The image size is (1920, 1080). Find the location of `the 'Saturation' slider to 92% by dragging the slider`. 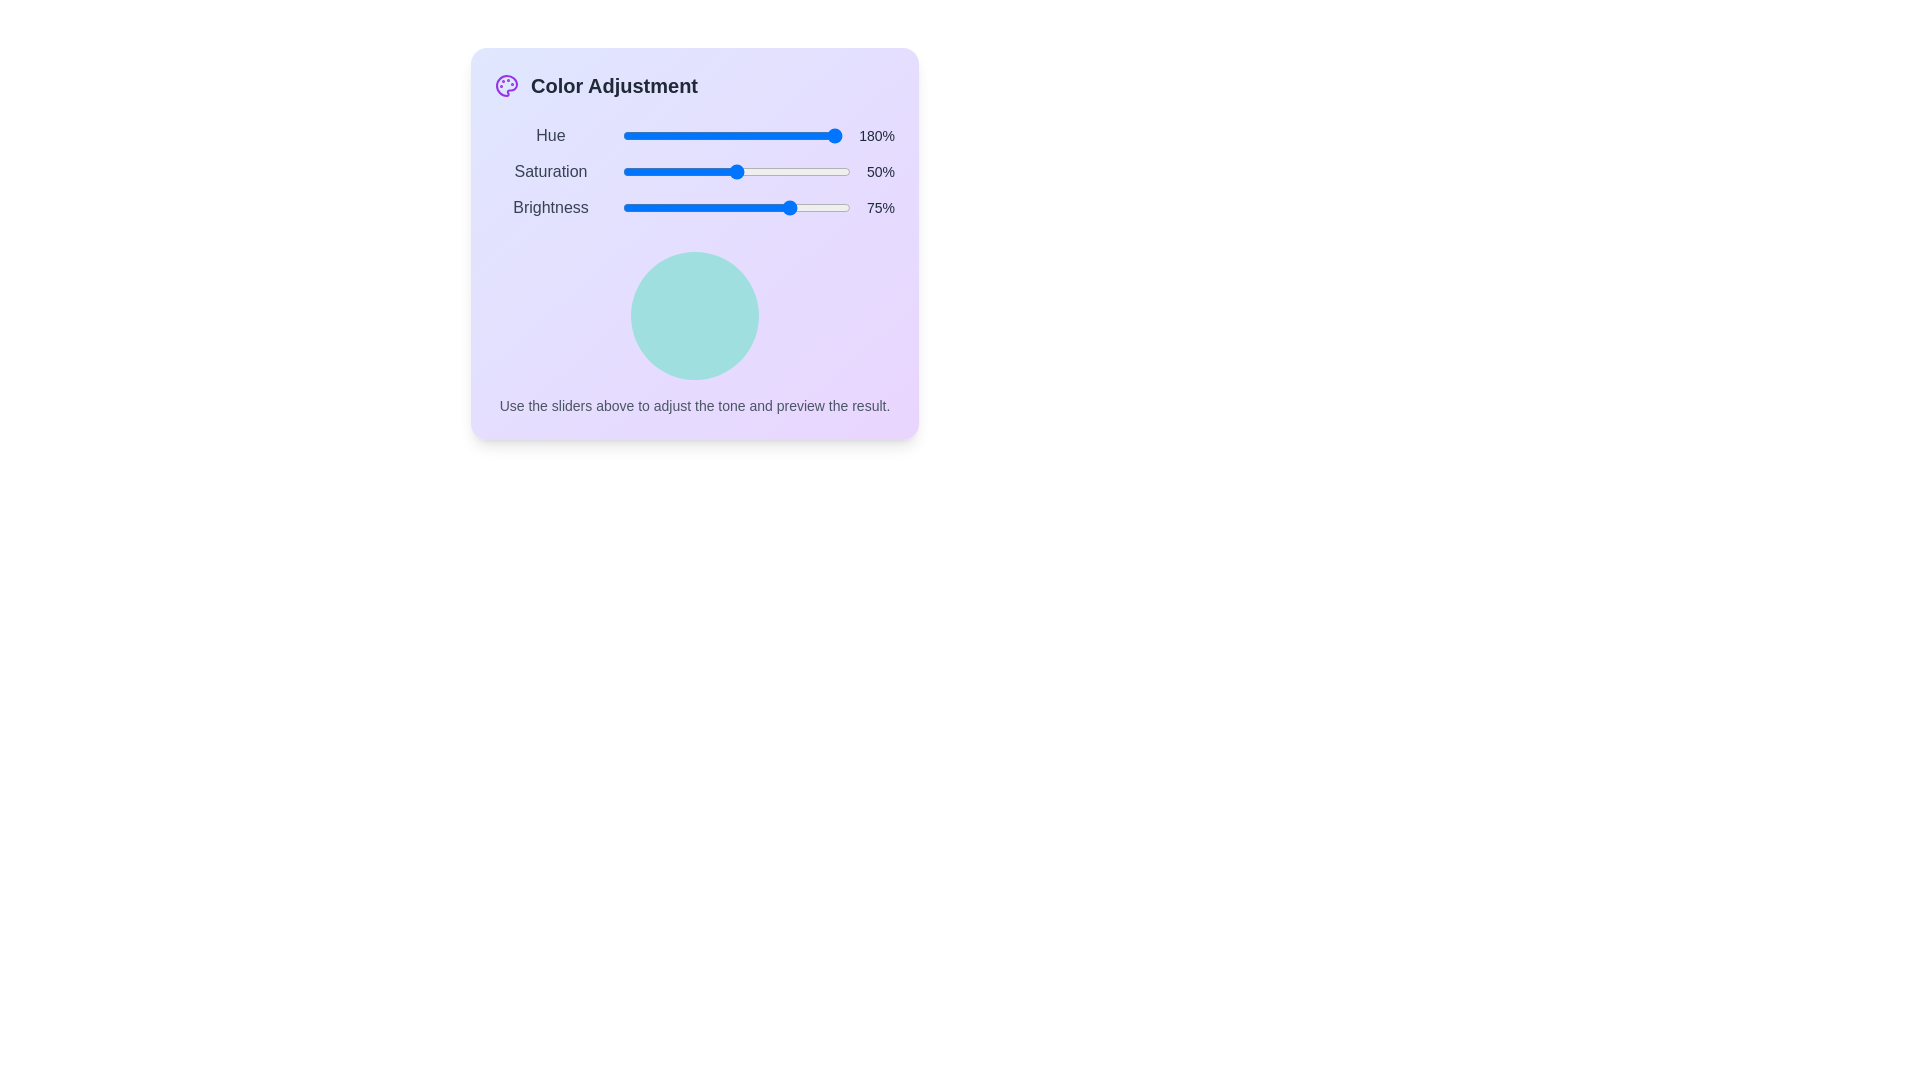

the 'Saturation' slider to 92% by dragging the slider is located at coordinates (831, 171).